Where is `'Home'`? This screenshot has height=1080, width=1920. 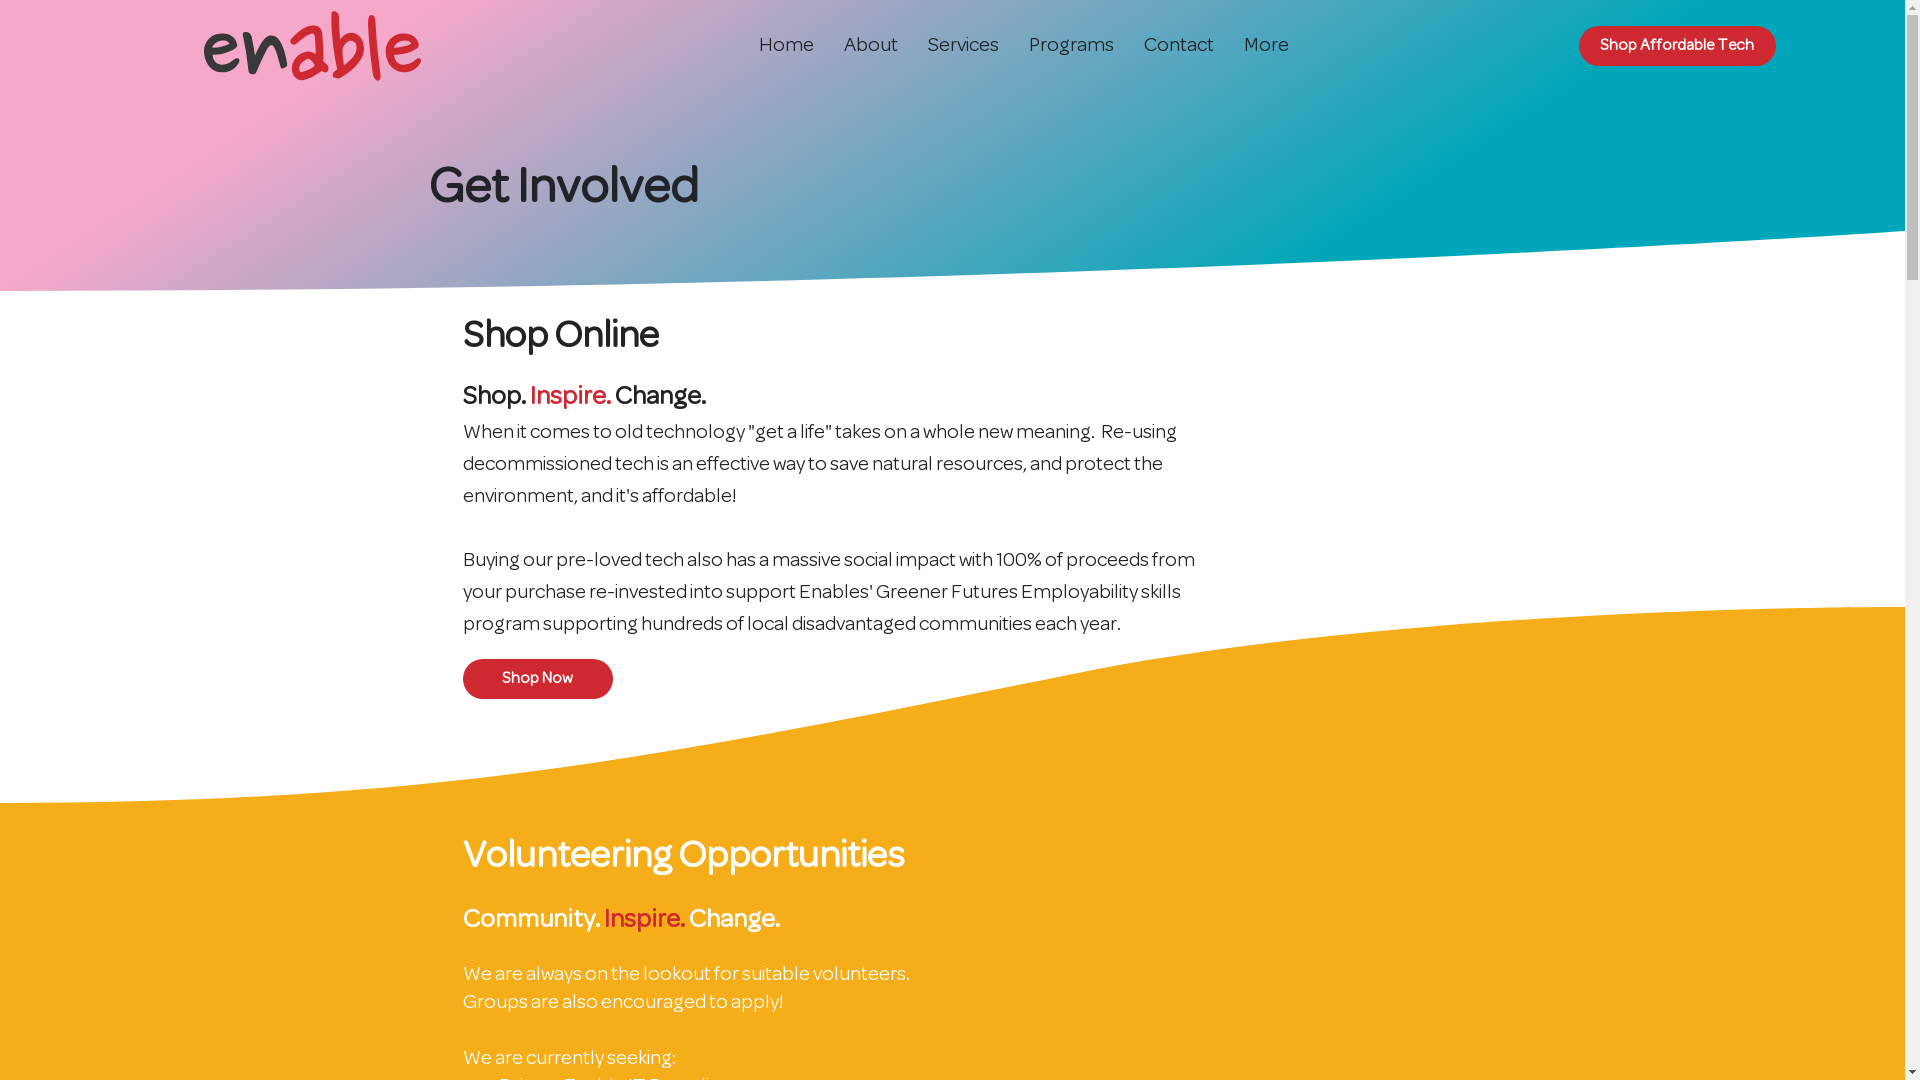
'Home' is located at coordinates (785, 45).